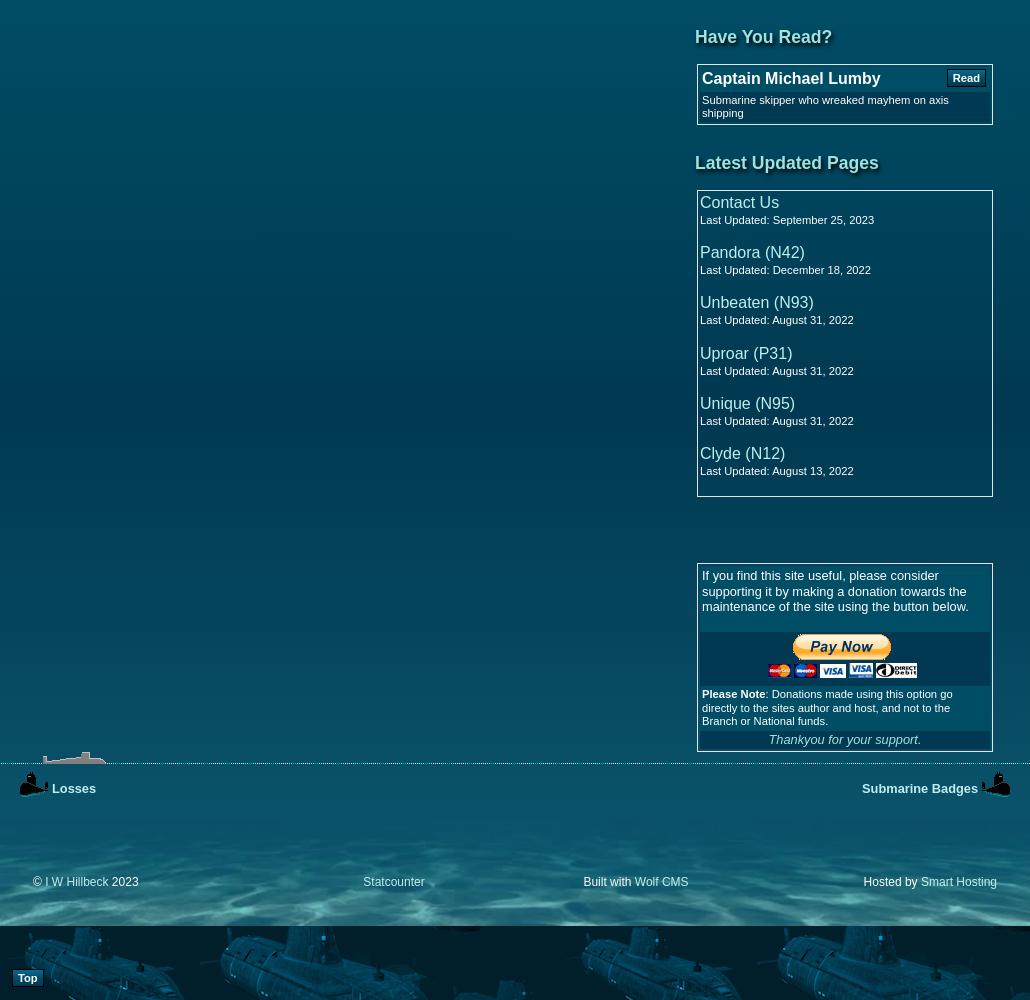  I want to click on 'Last Updated: September 25, 2023', so click(699, 218).